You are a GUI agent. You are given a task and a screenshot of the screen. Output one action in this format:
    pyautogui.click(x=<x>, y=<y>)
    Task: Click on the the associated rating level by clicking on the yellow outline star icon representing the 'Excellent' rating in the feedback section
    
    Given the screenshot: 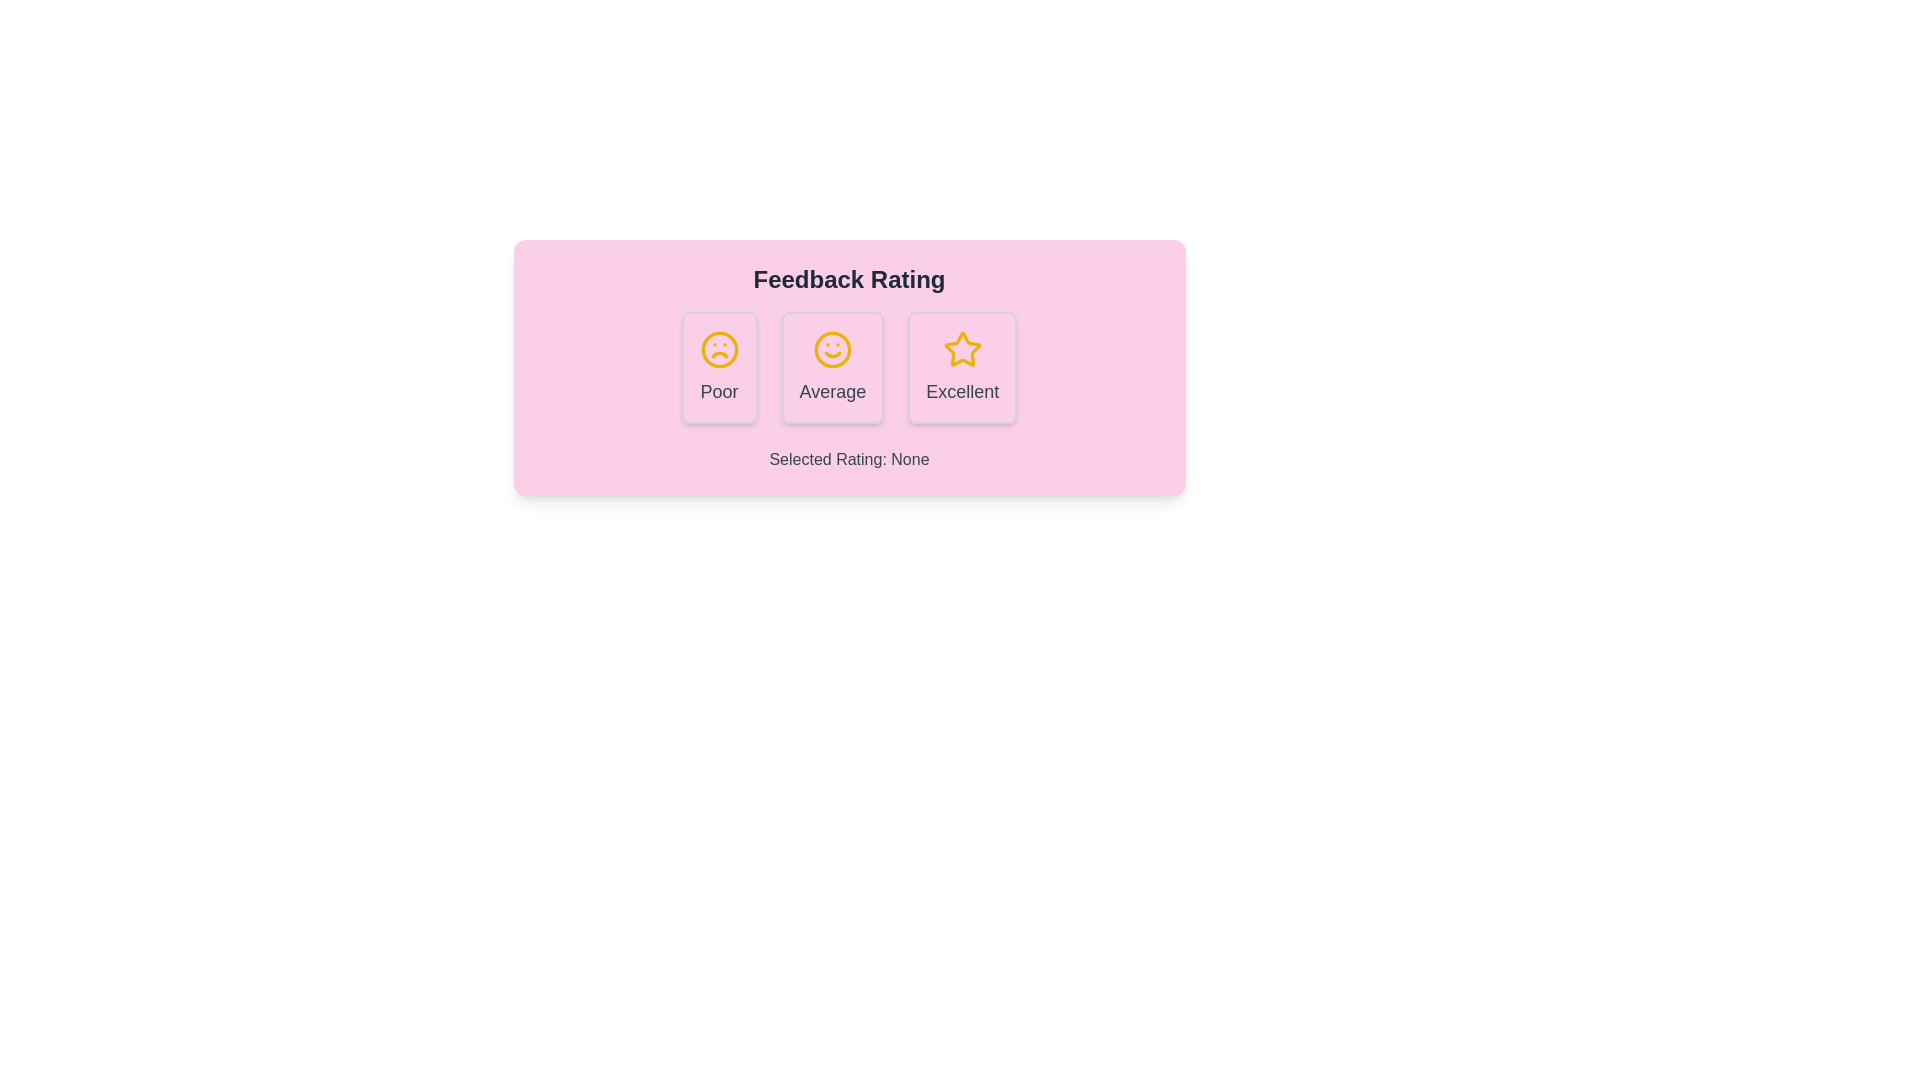 What is the action you would take?
    pyautogui.click(x=962, y=348)
    